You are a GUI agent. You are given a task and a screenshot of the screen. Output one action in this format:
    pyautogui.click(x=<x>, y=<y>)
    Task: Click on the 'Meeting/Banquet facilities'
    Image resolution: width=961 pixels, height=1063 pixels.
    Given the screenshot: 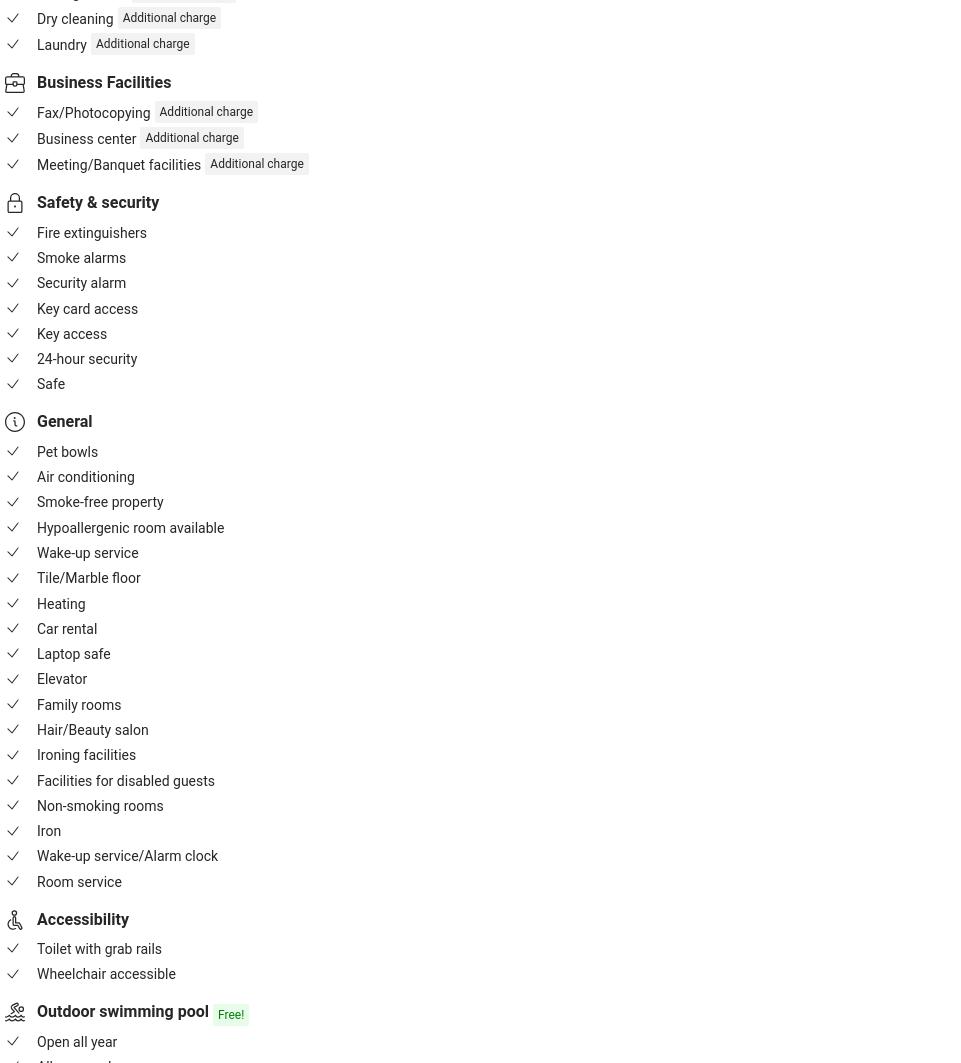 What is the action you would take?
    pyautogui.click(x=117, y=164)
    